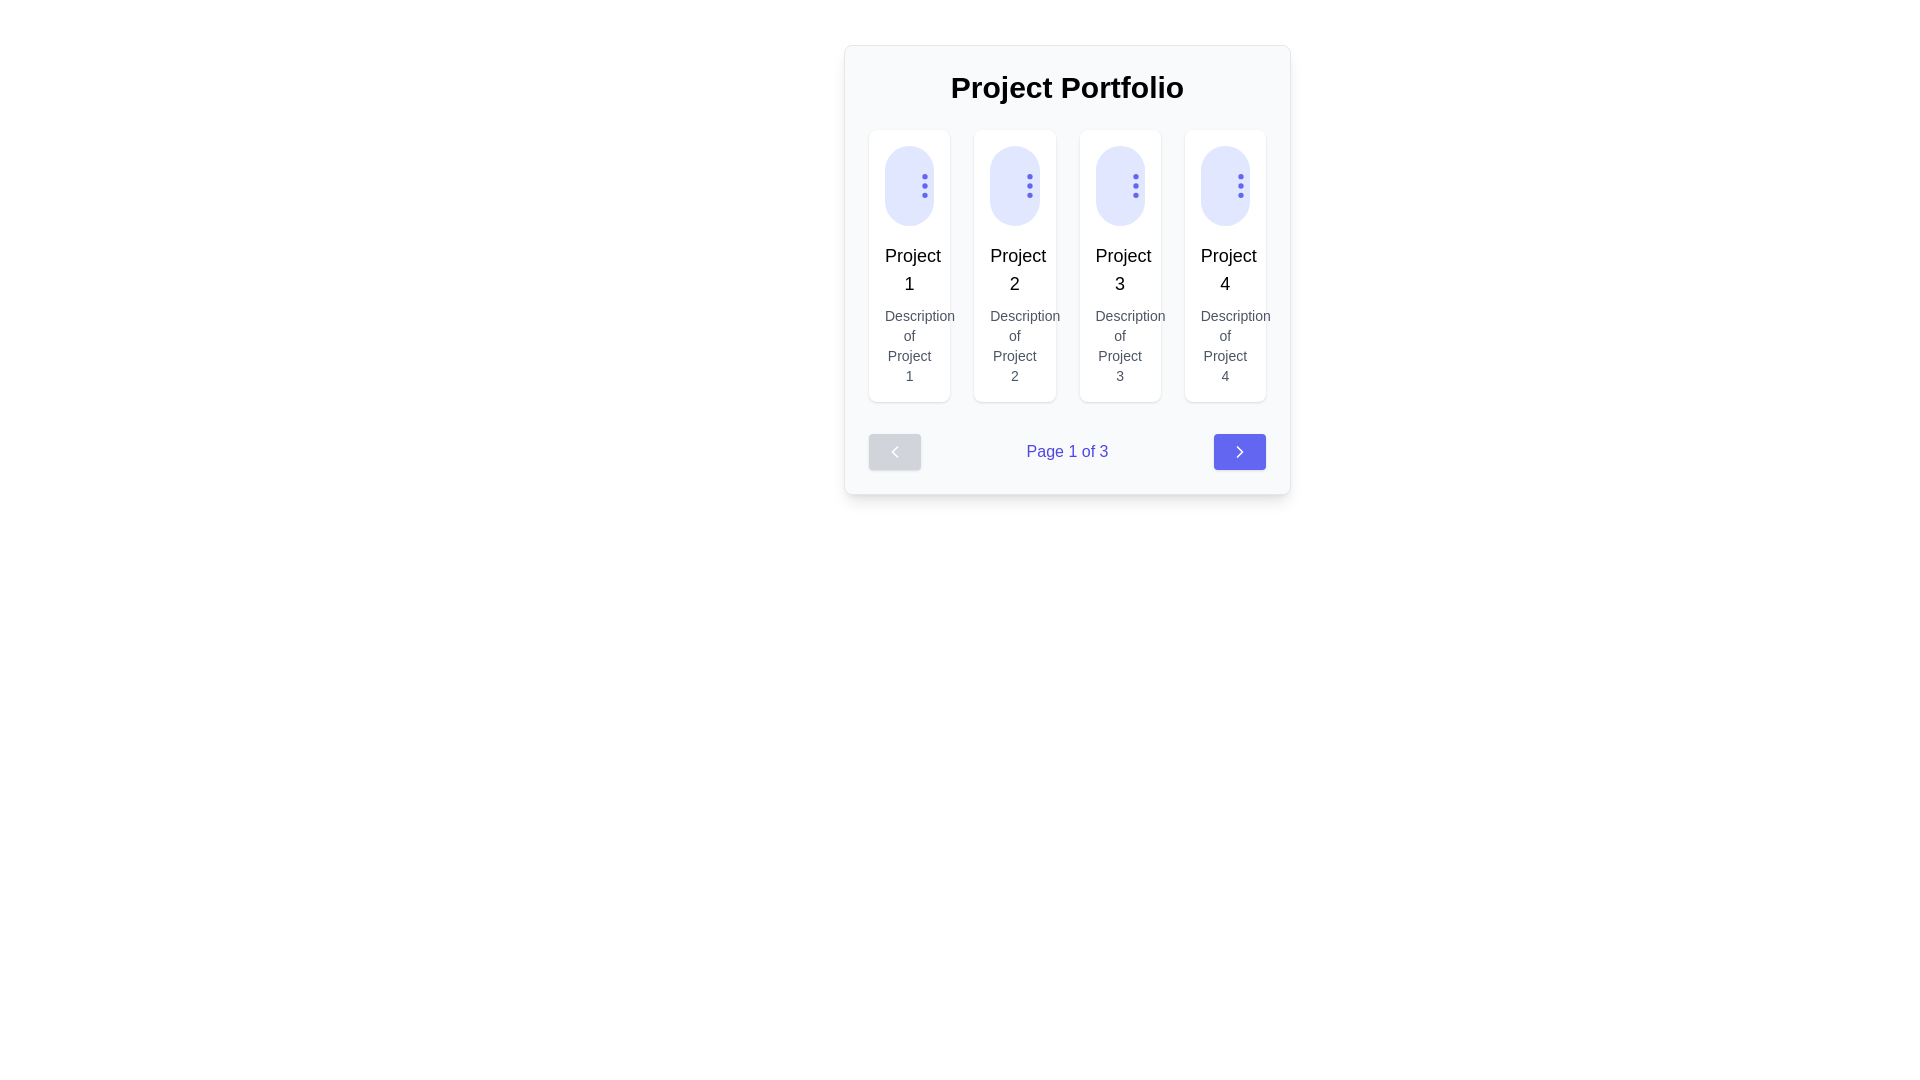 Image resolution: width=1920 pixels, height=1080 pixels. What do you see at coordinates (1120, 345) in the screenshot?
I see `static text element displaying 'Description of Project 3', which is styled with a smaller gray font and located in the third card from the left, below the heading 'Project 3'` at bounding box center [1120, 345].